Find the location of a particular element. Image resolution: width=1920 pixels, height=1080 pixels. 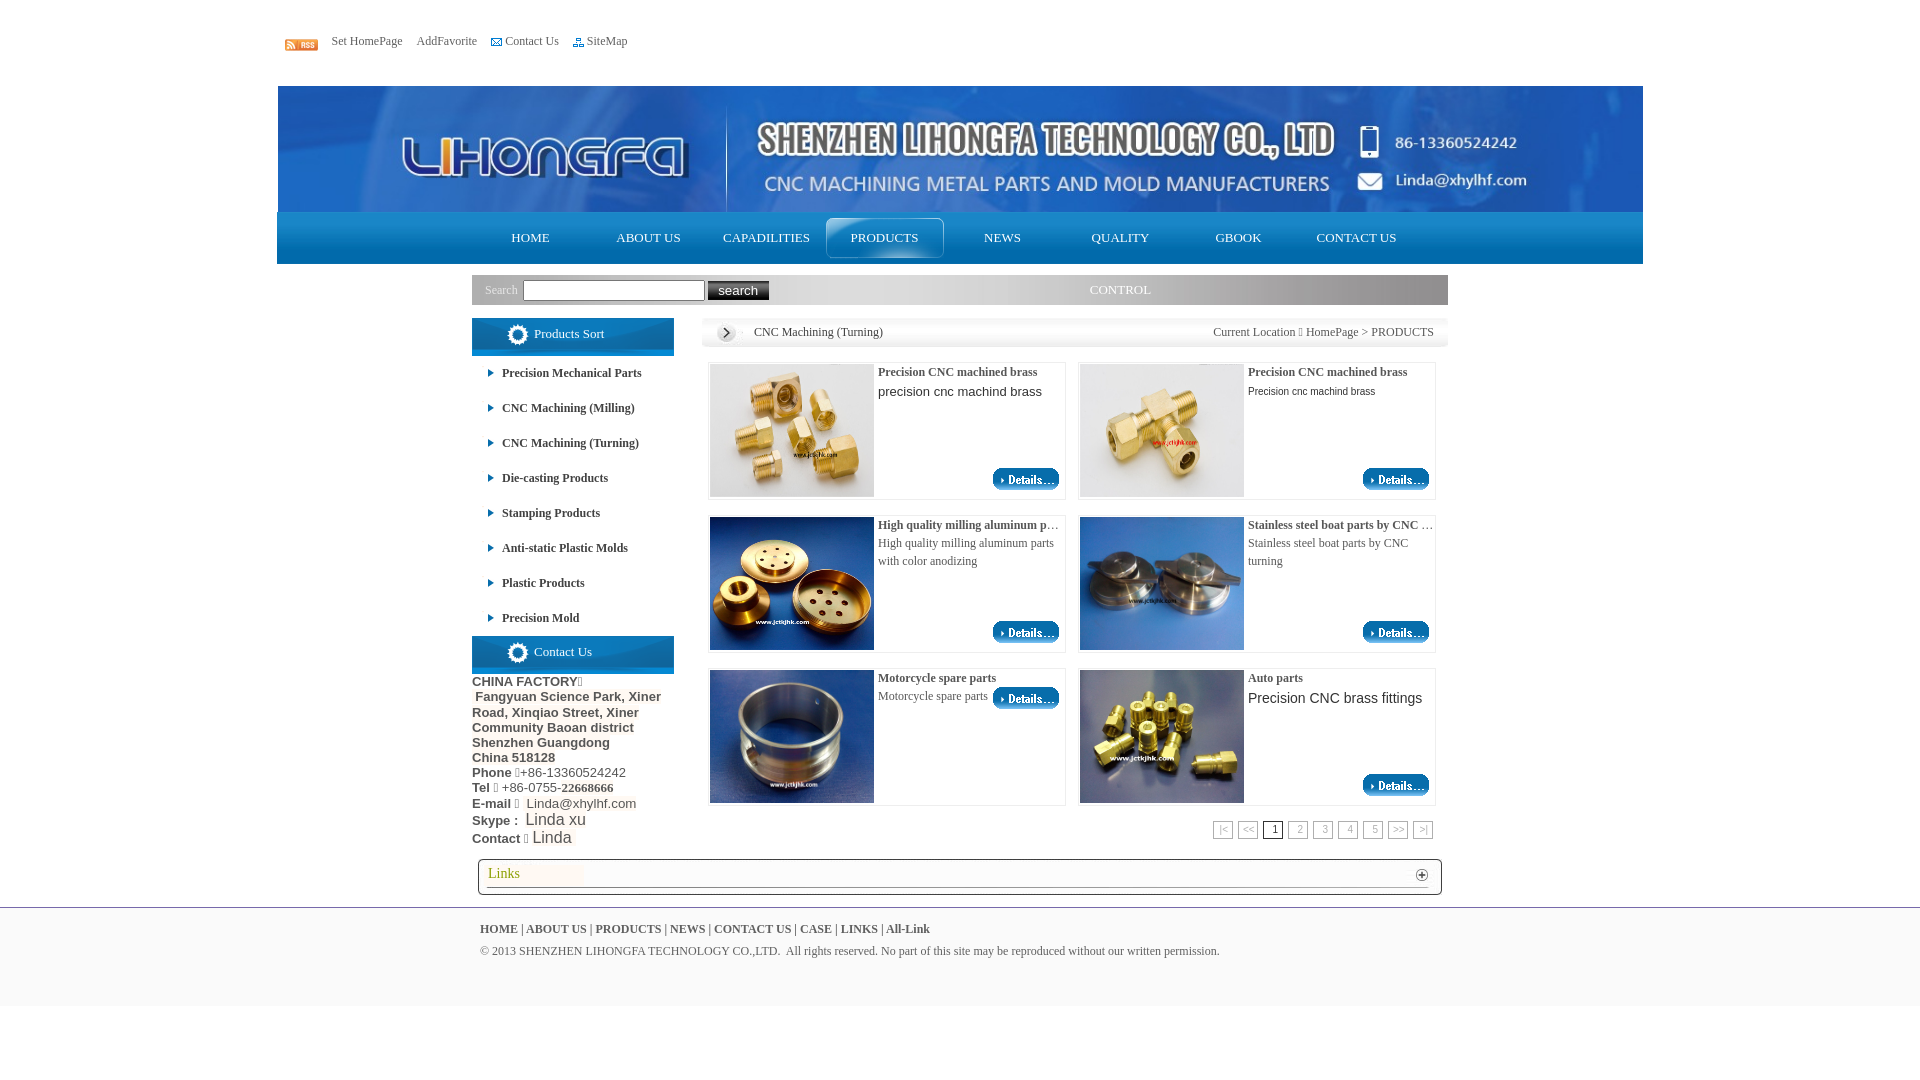

'CONTACT US' is located at coordinates (1357, 237).